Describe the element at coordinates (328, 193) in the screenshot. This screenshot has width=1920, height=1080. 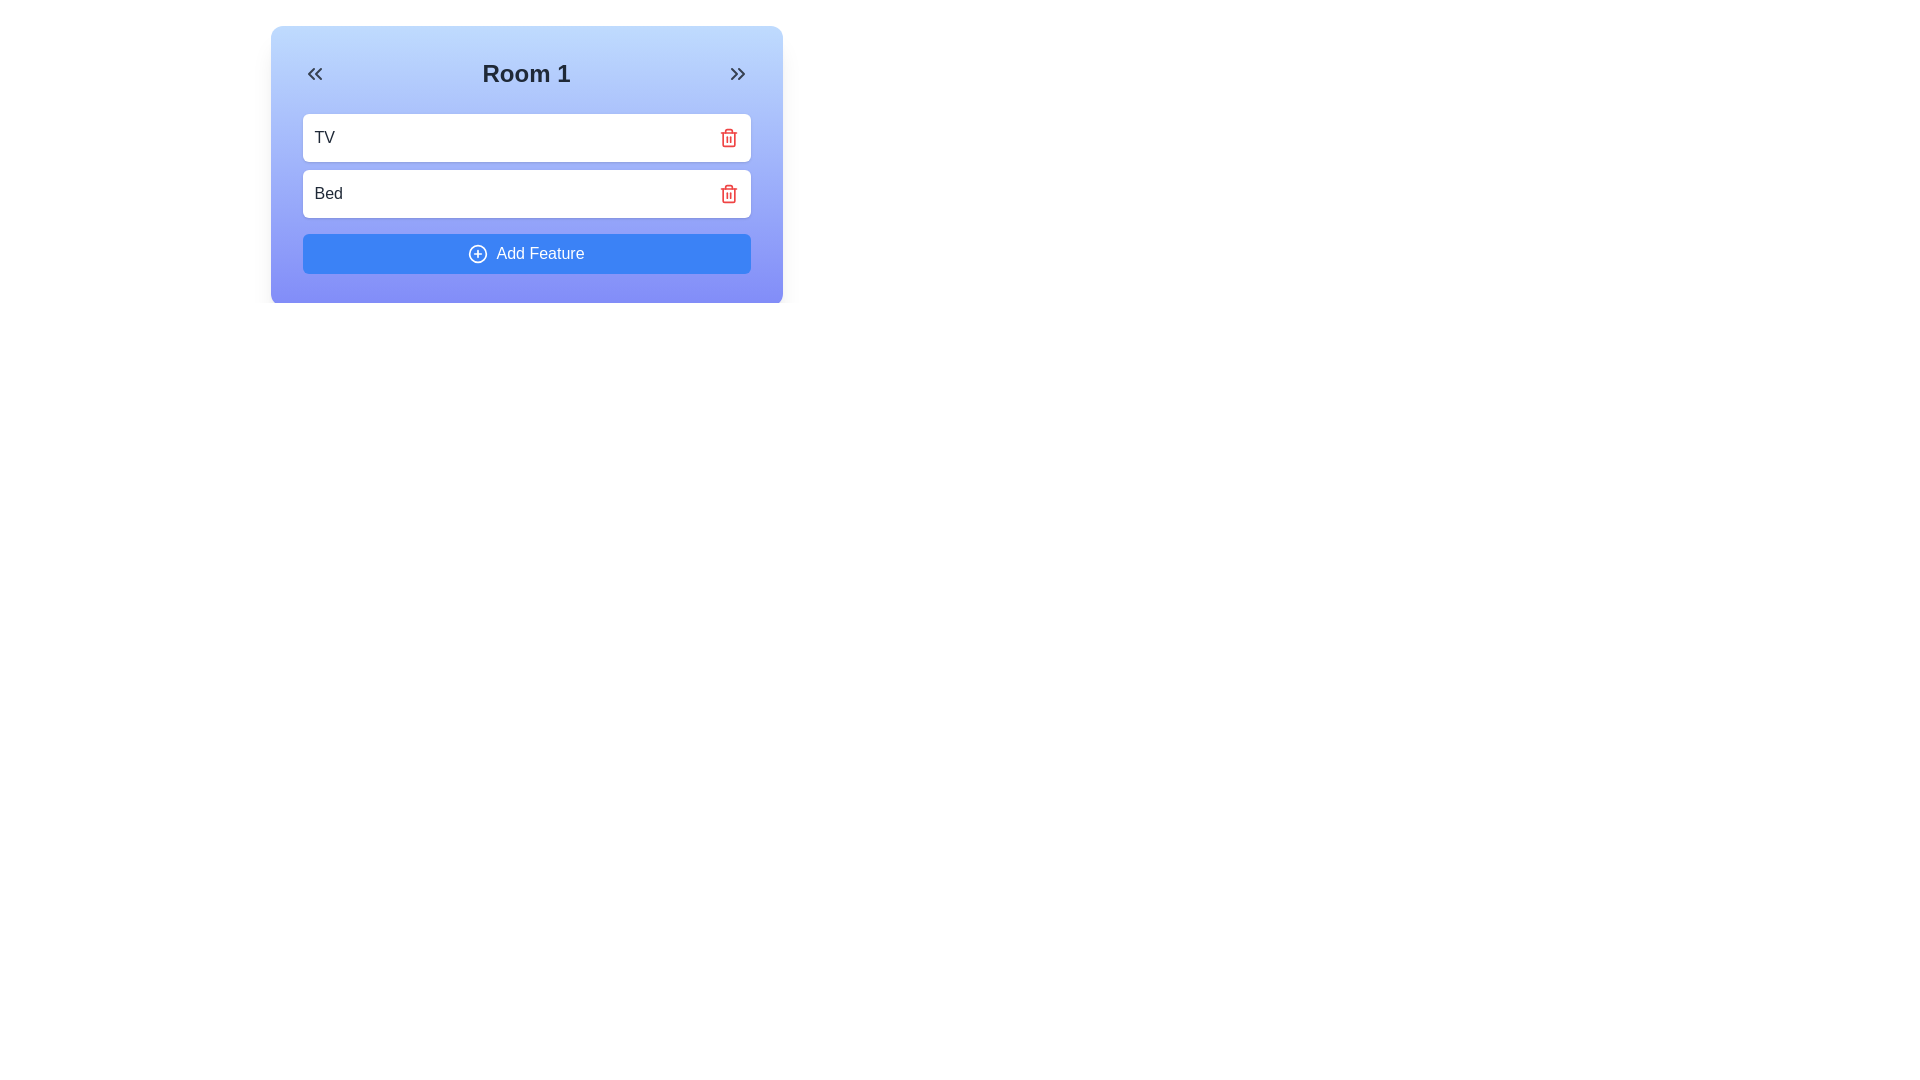
I see `the text label 'Bed' located in the second row beneath the 'Room 1' header, which is the first component in its row` at that location.